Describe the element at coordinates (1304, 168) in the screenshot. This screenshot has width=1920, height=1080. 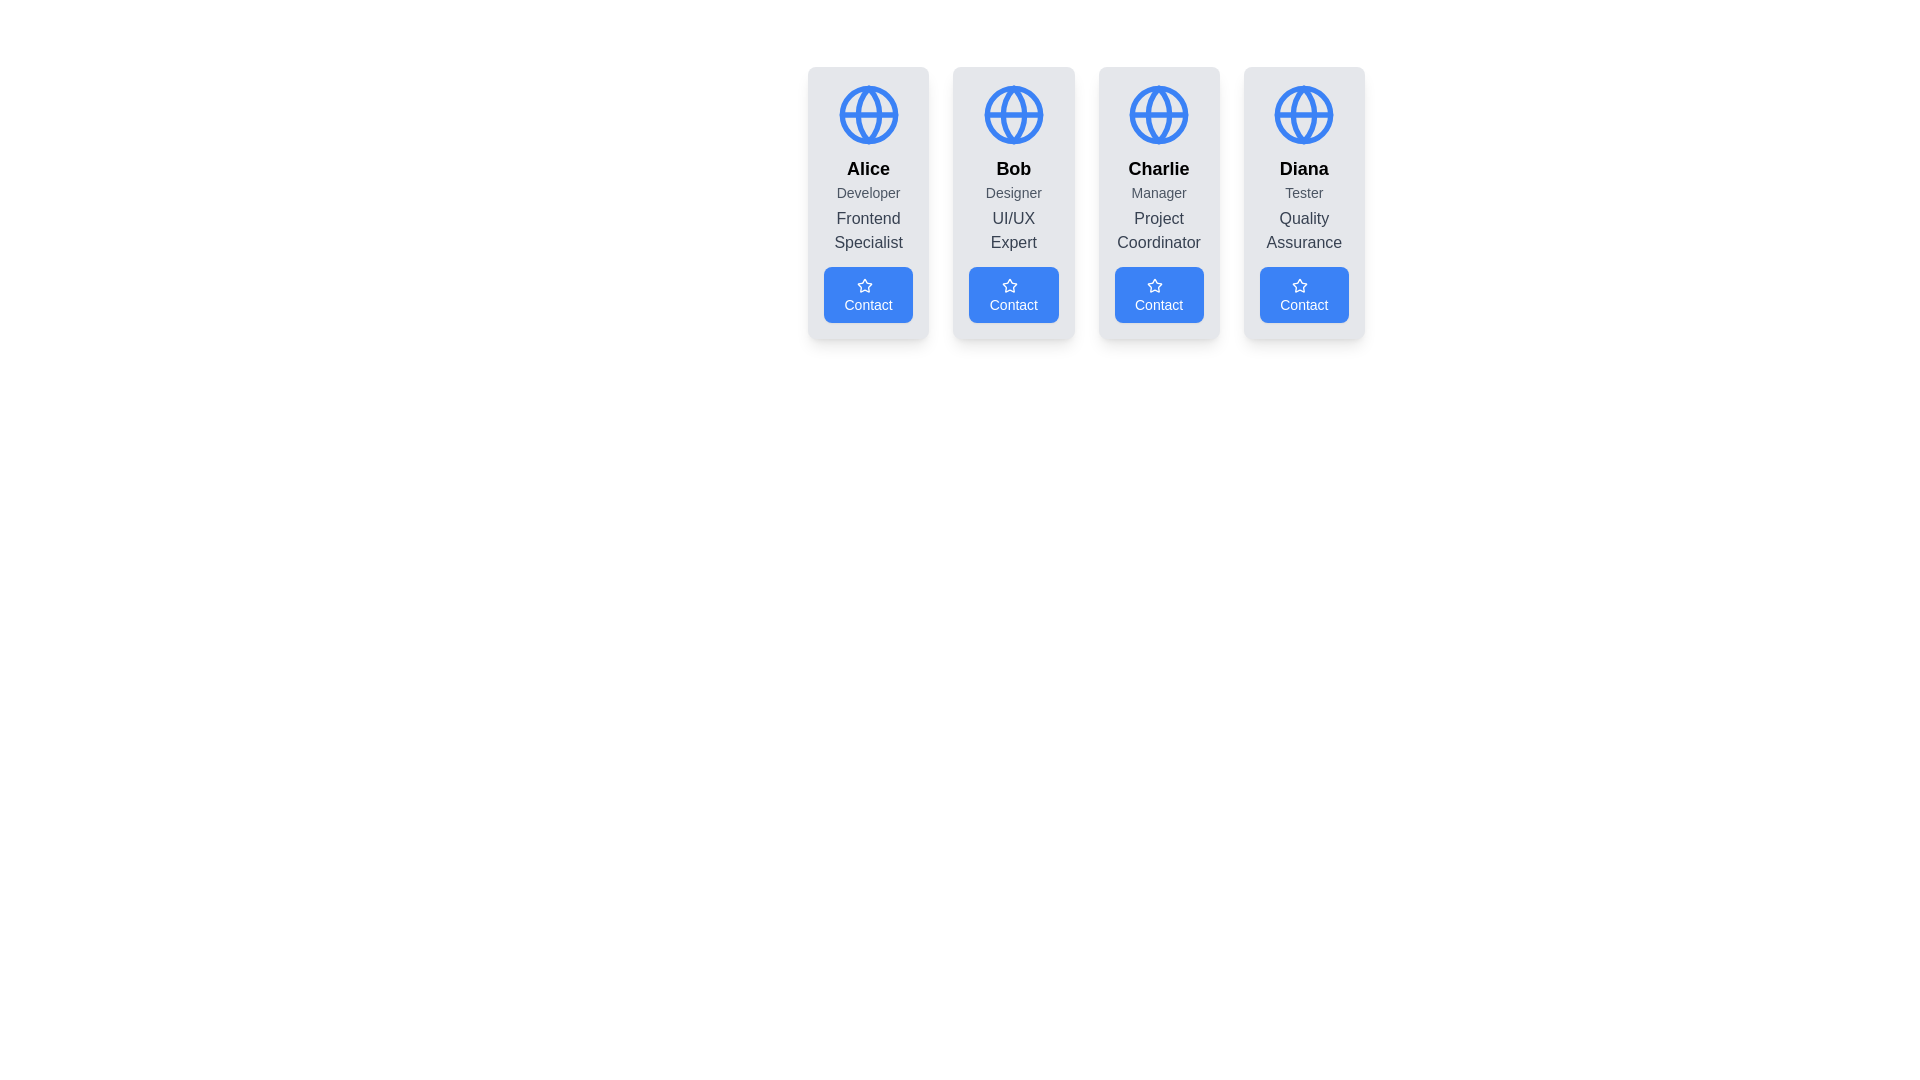
I see `name displayed in the bold text block labeled 'Diana', which is part of the fourth profile card in a horizontal list` at that location.